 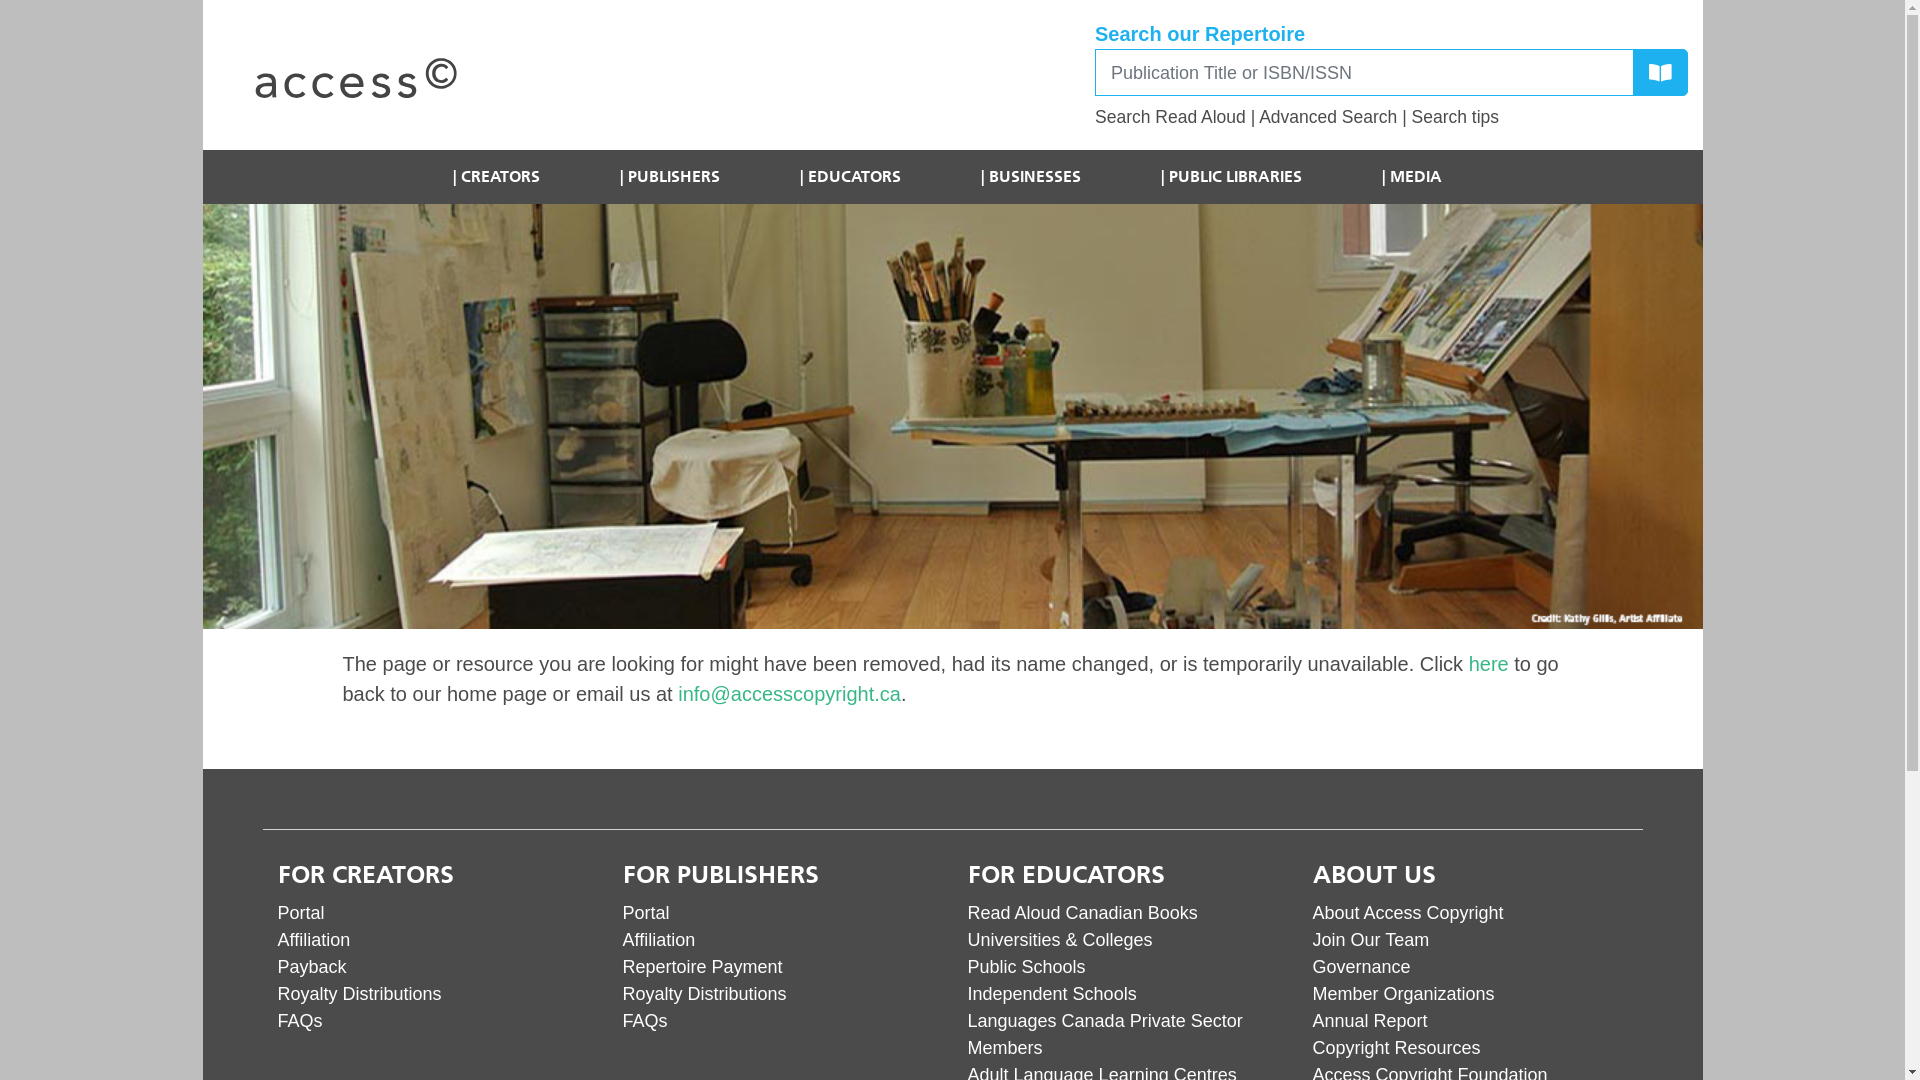 I want to click on 'FAQs', so click(x=299, y=1021).